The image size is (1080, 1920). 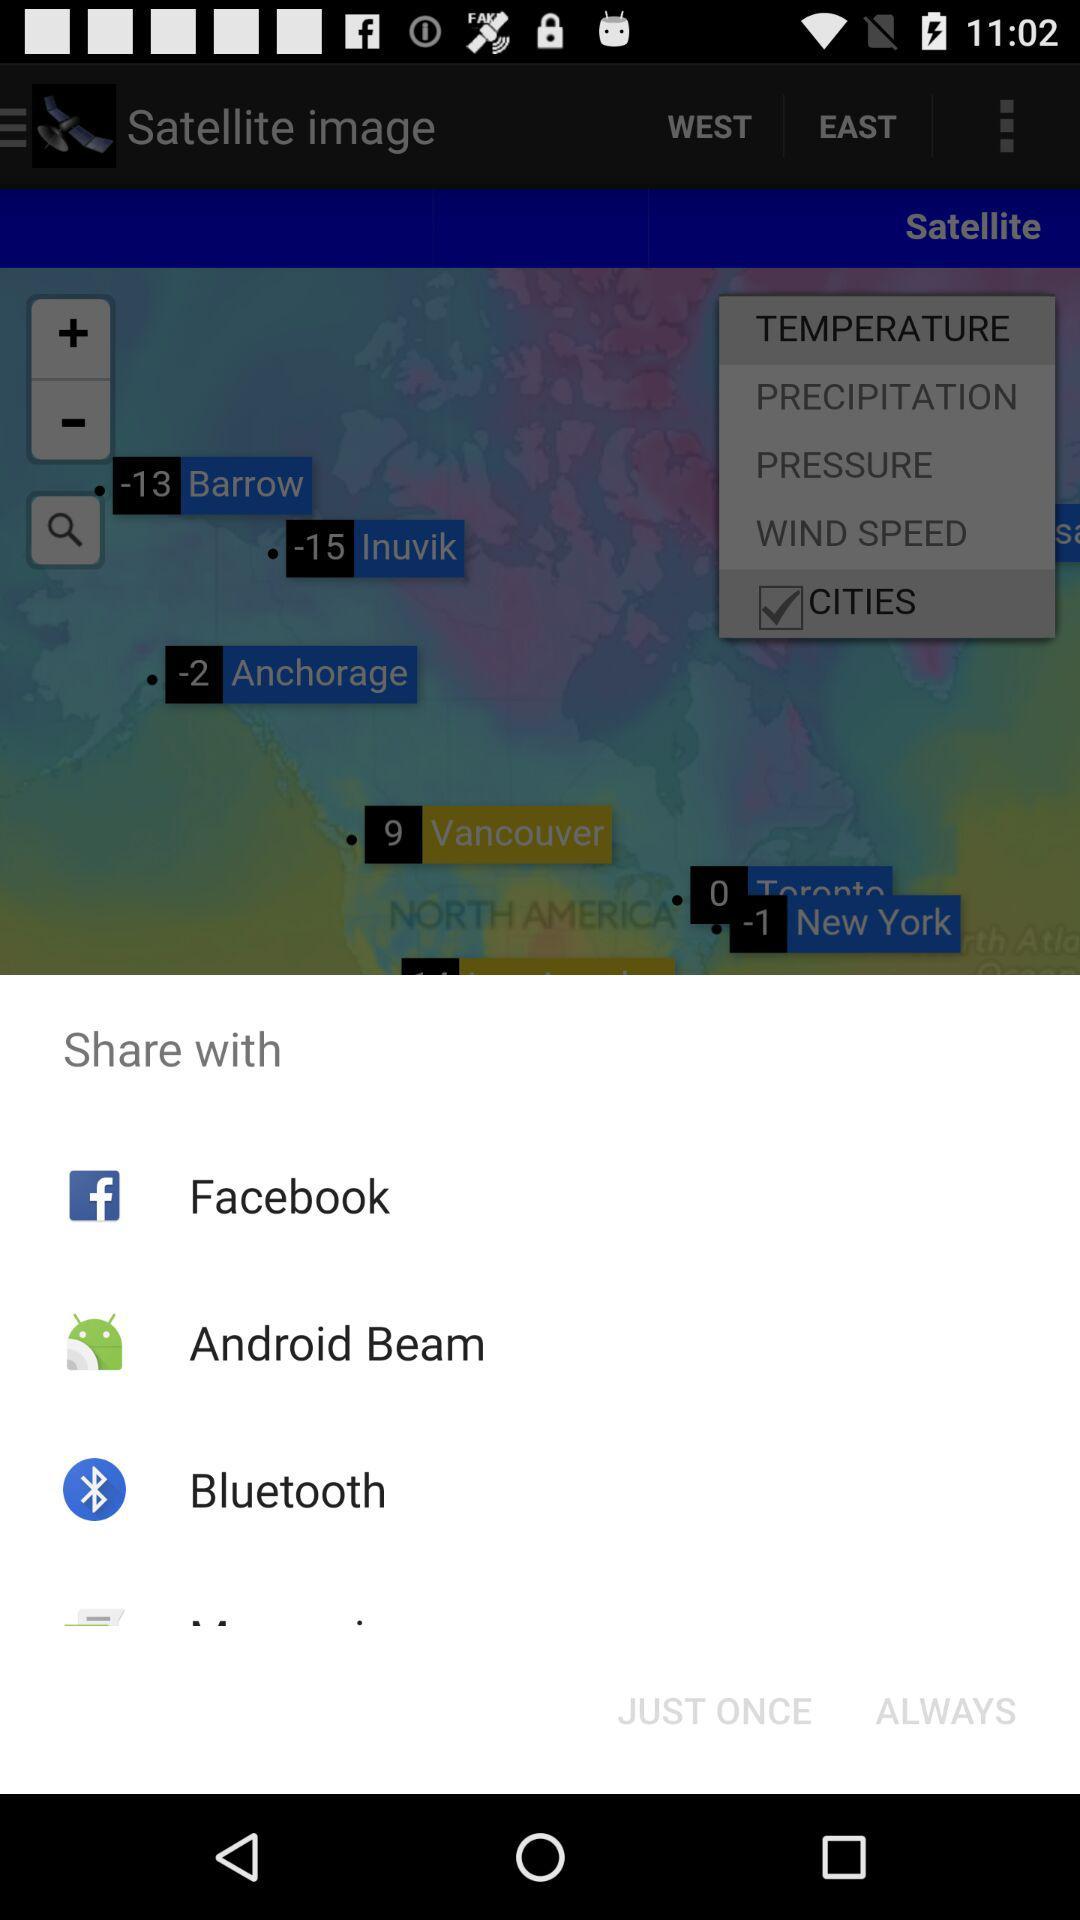 I want to click on the icon to the right of just once icon, so click(x=945, y=1708).